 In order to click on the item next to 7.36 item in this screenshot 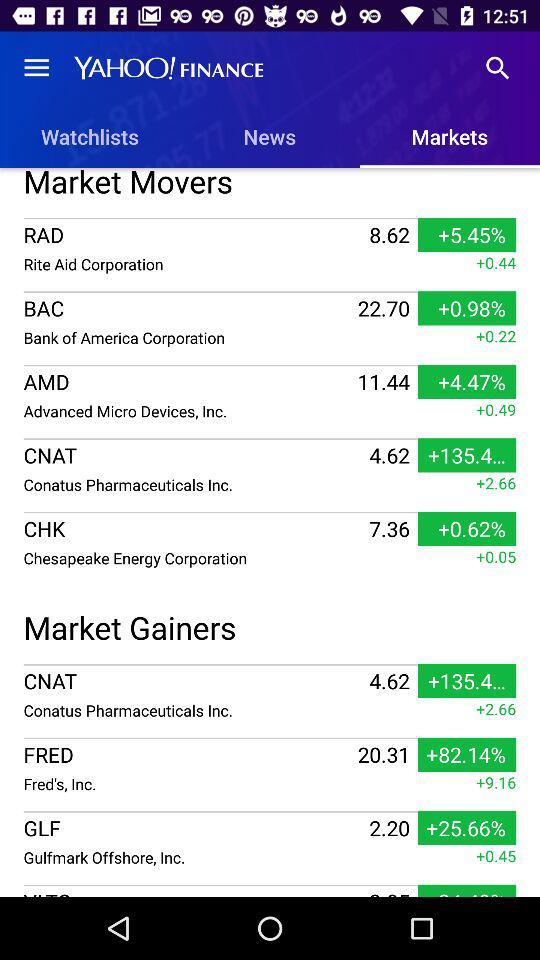, I will do `click(193, 558)`.